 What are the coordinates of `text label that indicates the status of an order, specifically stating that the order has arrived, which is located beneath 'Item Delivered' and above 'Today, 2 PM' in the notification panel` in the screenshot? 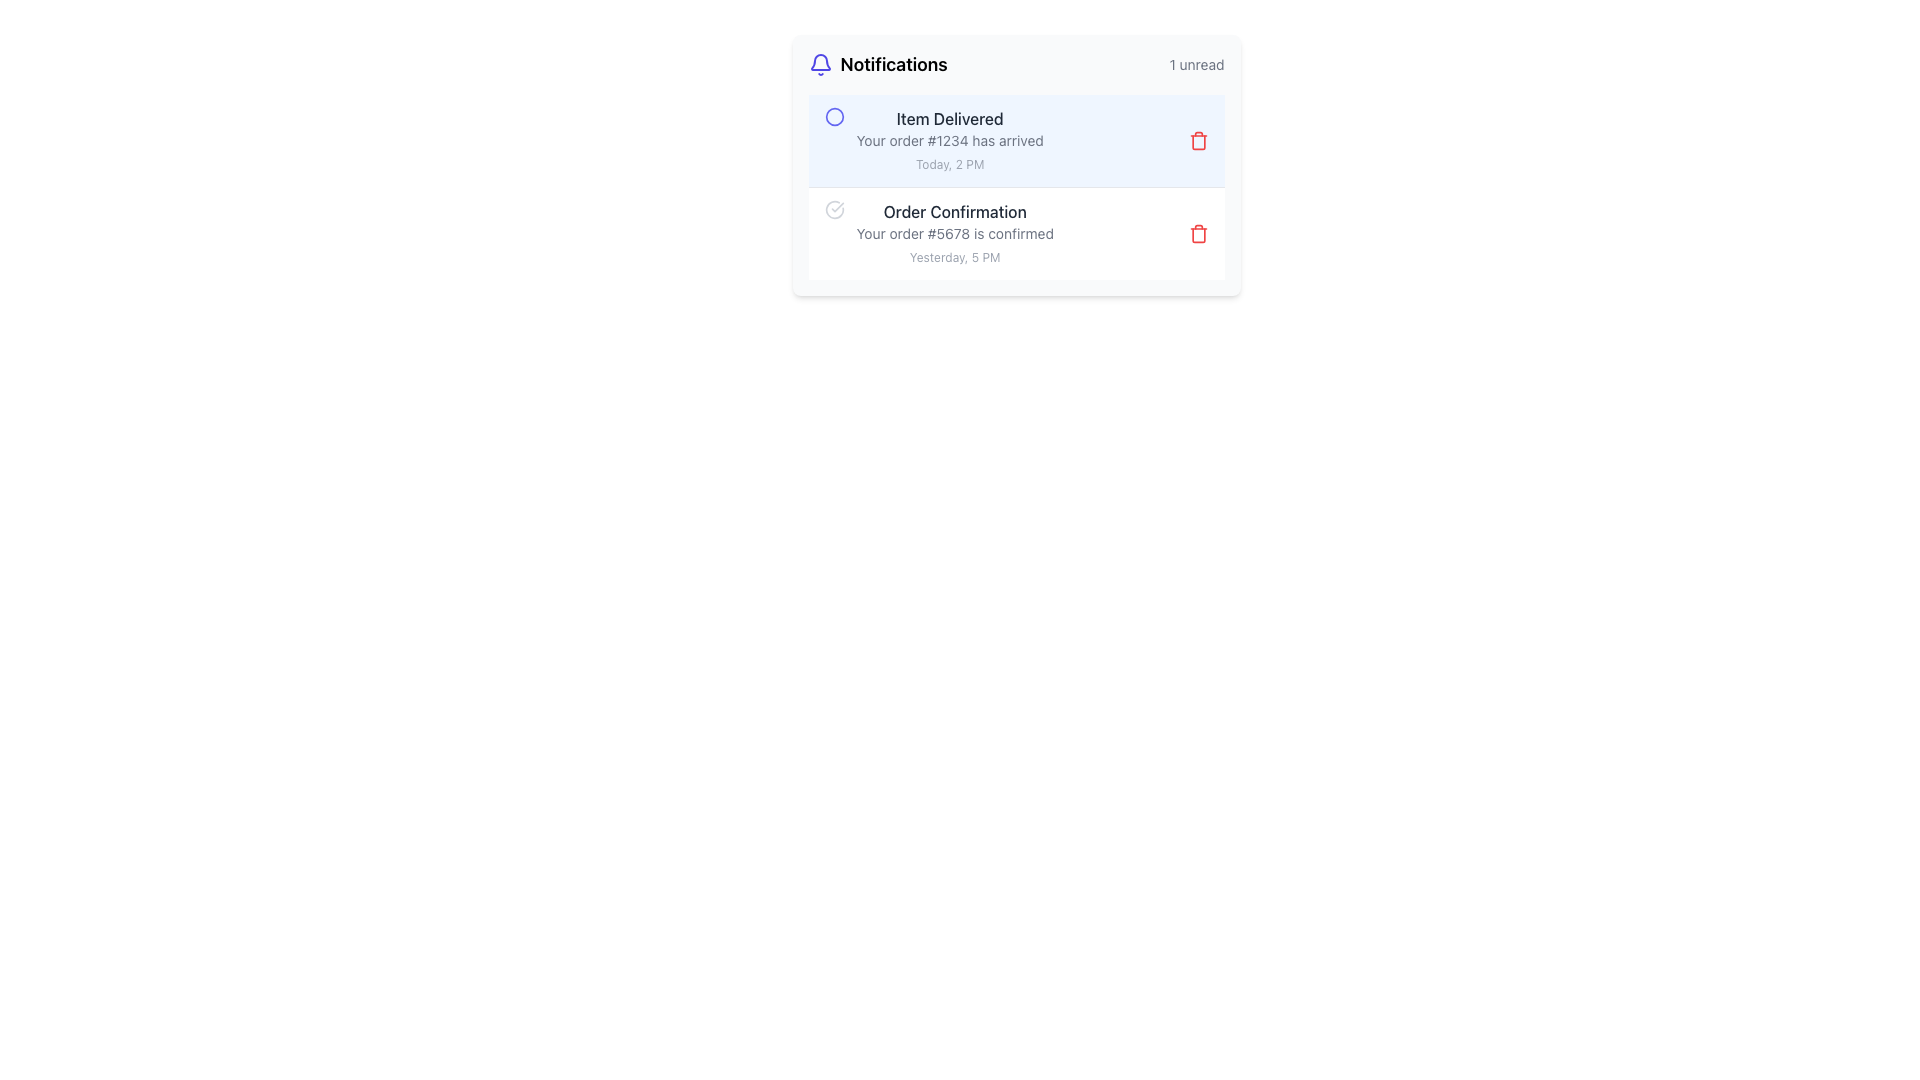 It's located at (949, 140).